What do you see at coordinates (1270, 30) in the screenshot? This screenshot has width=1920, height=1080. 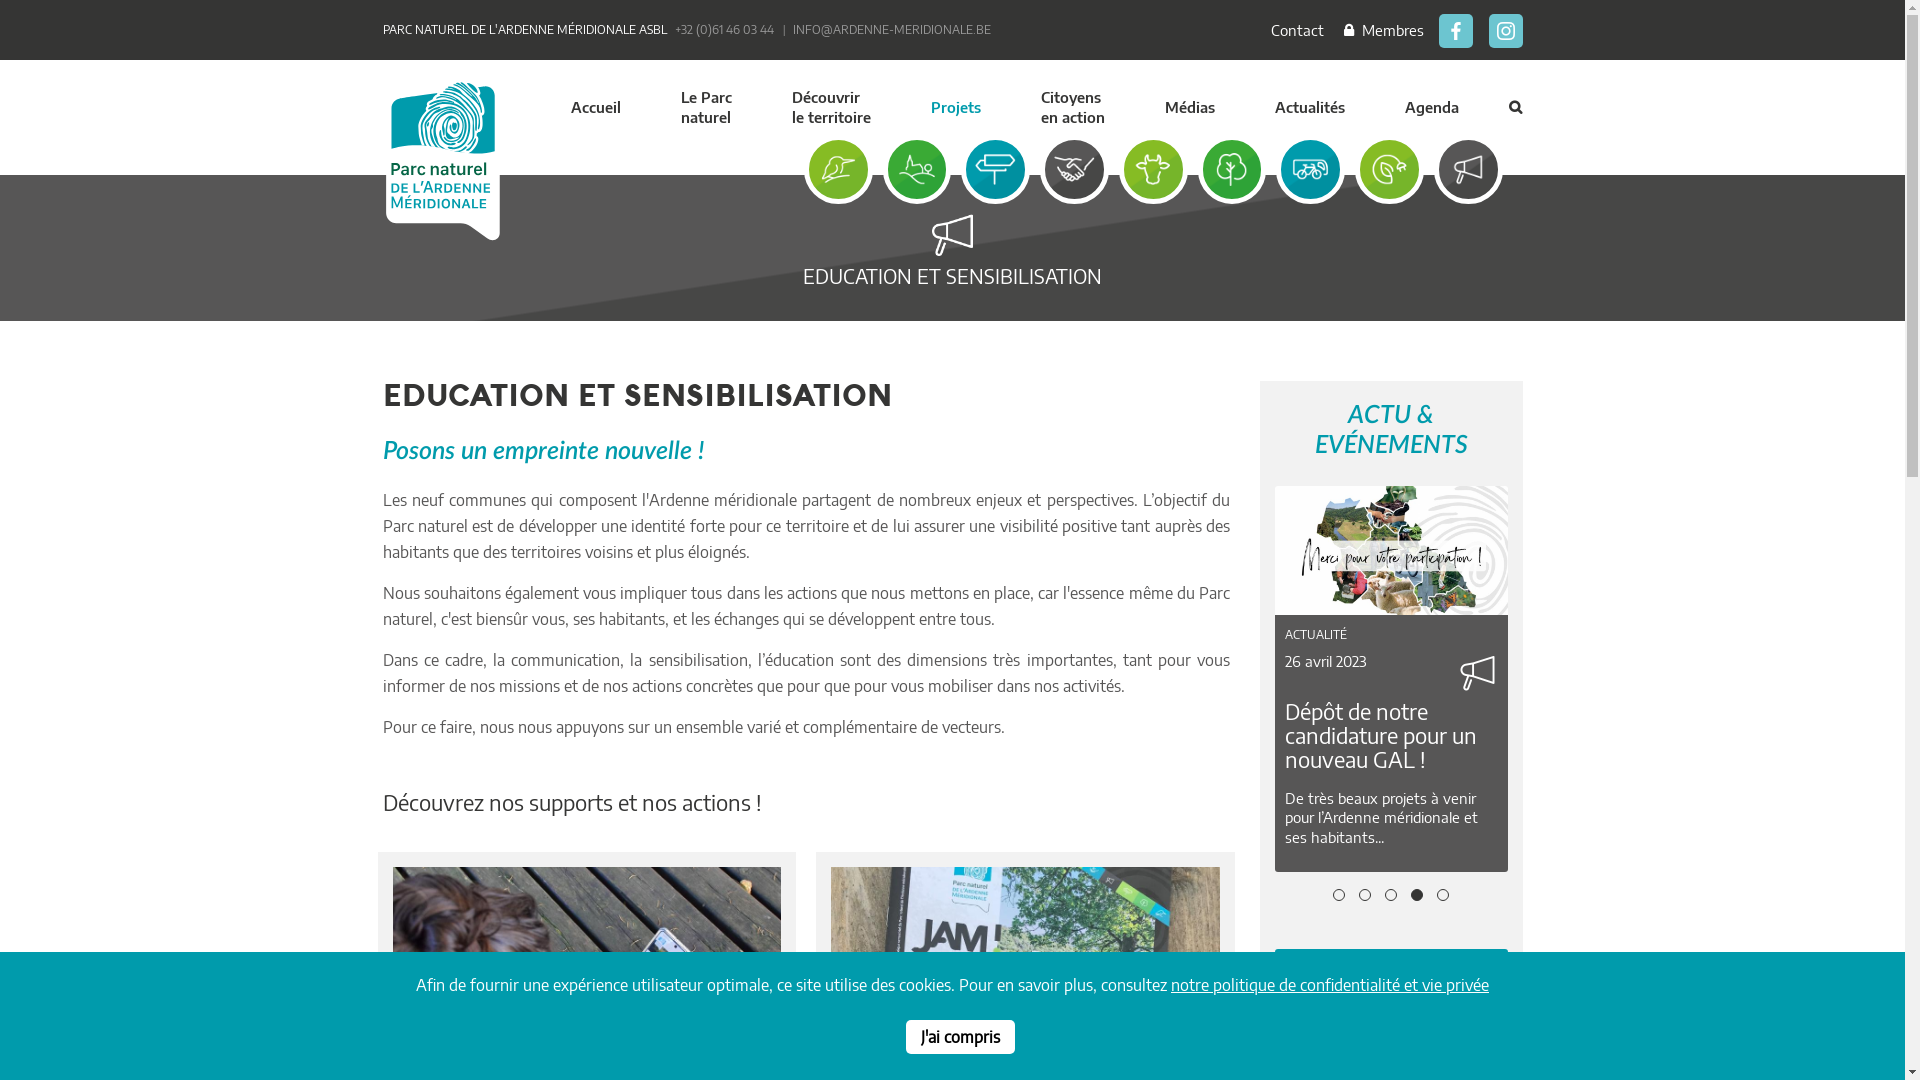 I see `'Contact'` at bounding box center [1270, 30].